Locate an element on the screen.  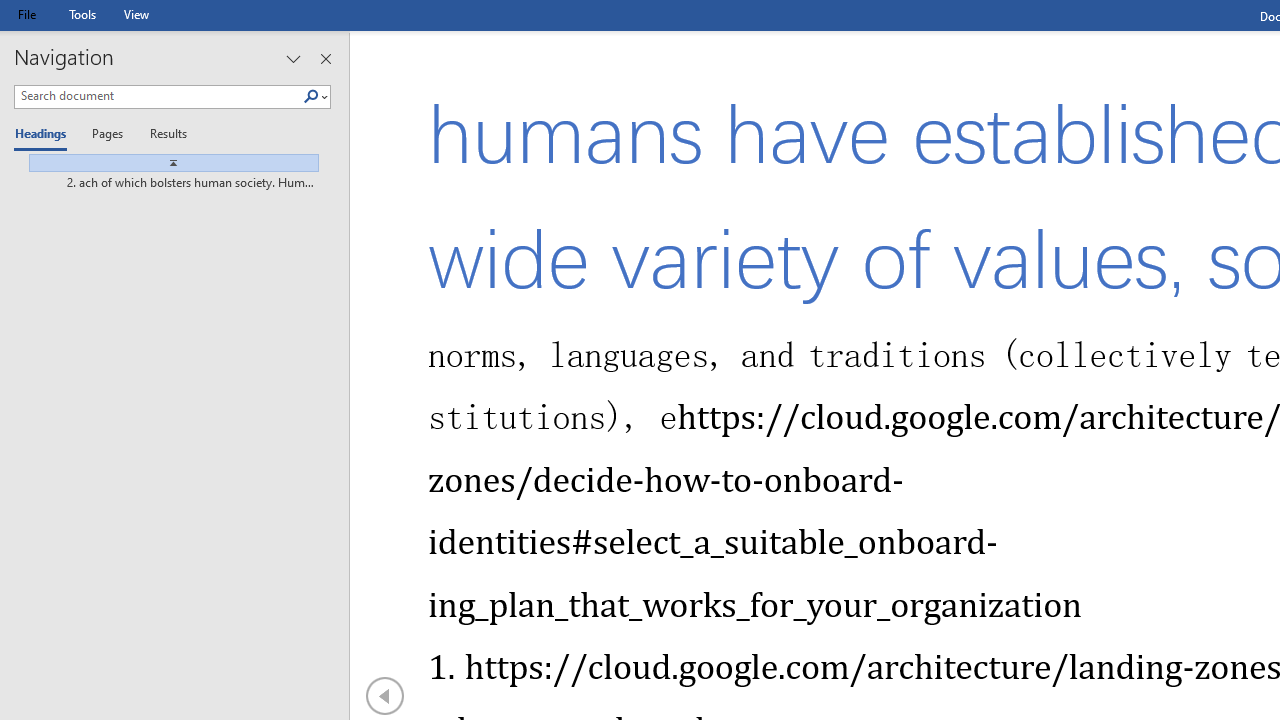
'Jump to the beginning' is located at coordinates (166, 162).